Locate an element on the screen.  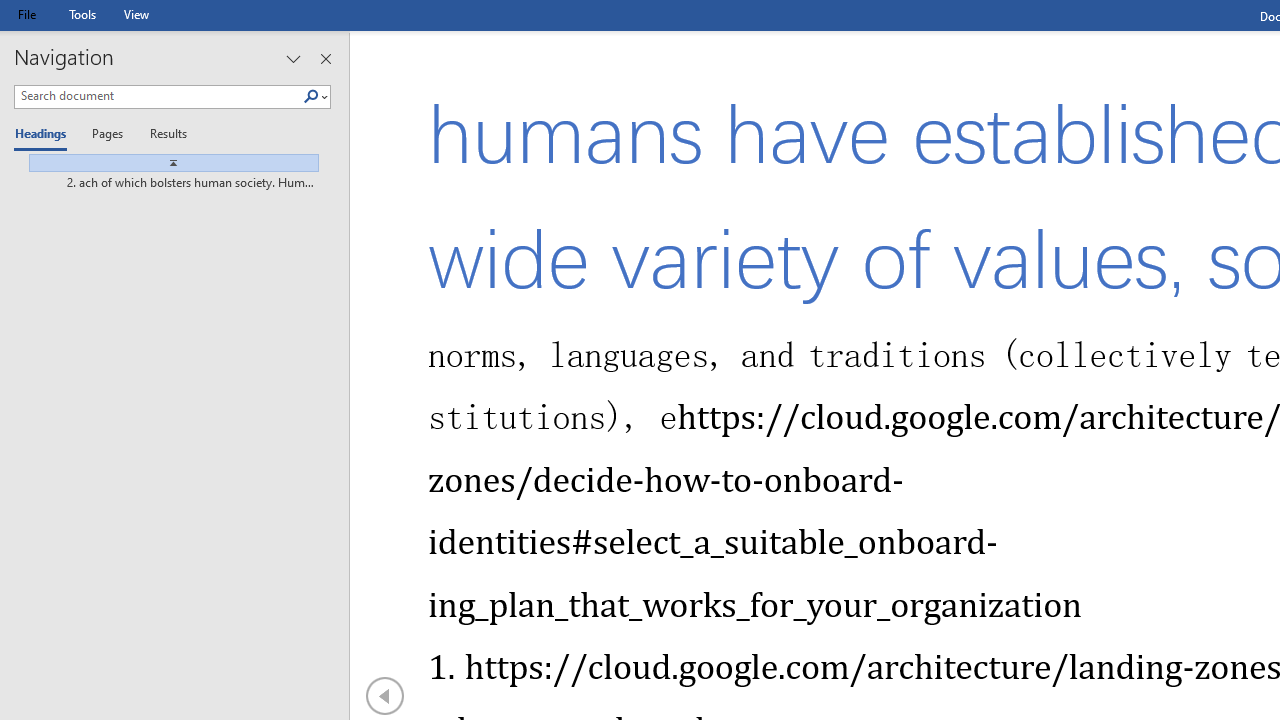
'Jump to the beginning' is located at coordinates (166, 162).